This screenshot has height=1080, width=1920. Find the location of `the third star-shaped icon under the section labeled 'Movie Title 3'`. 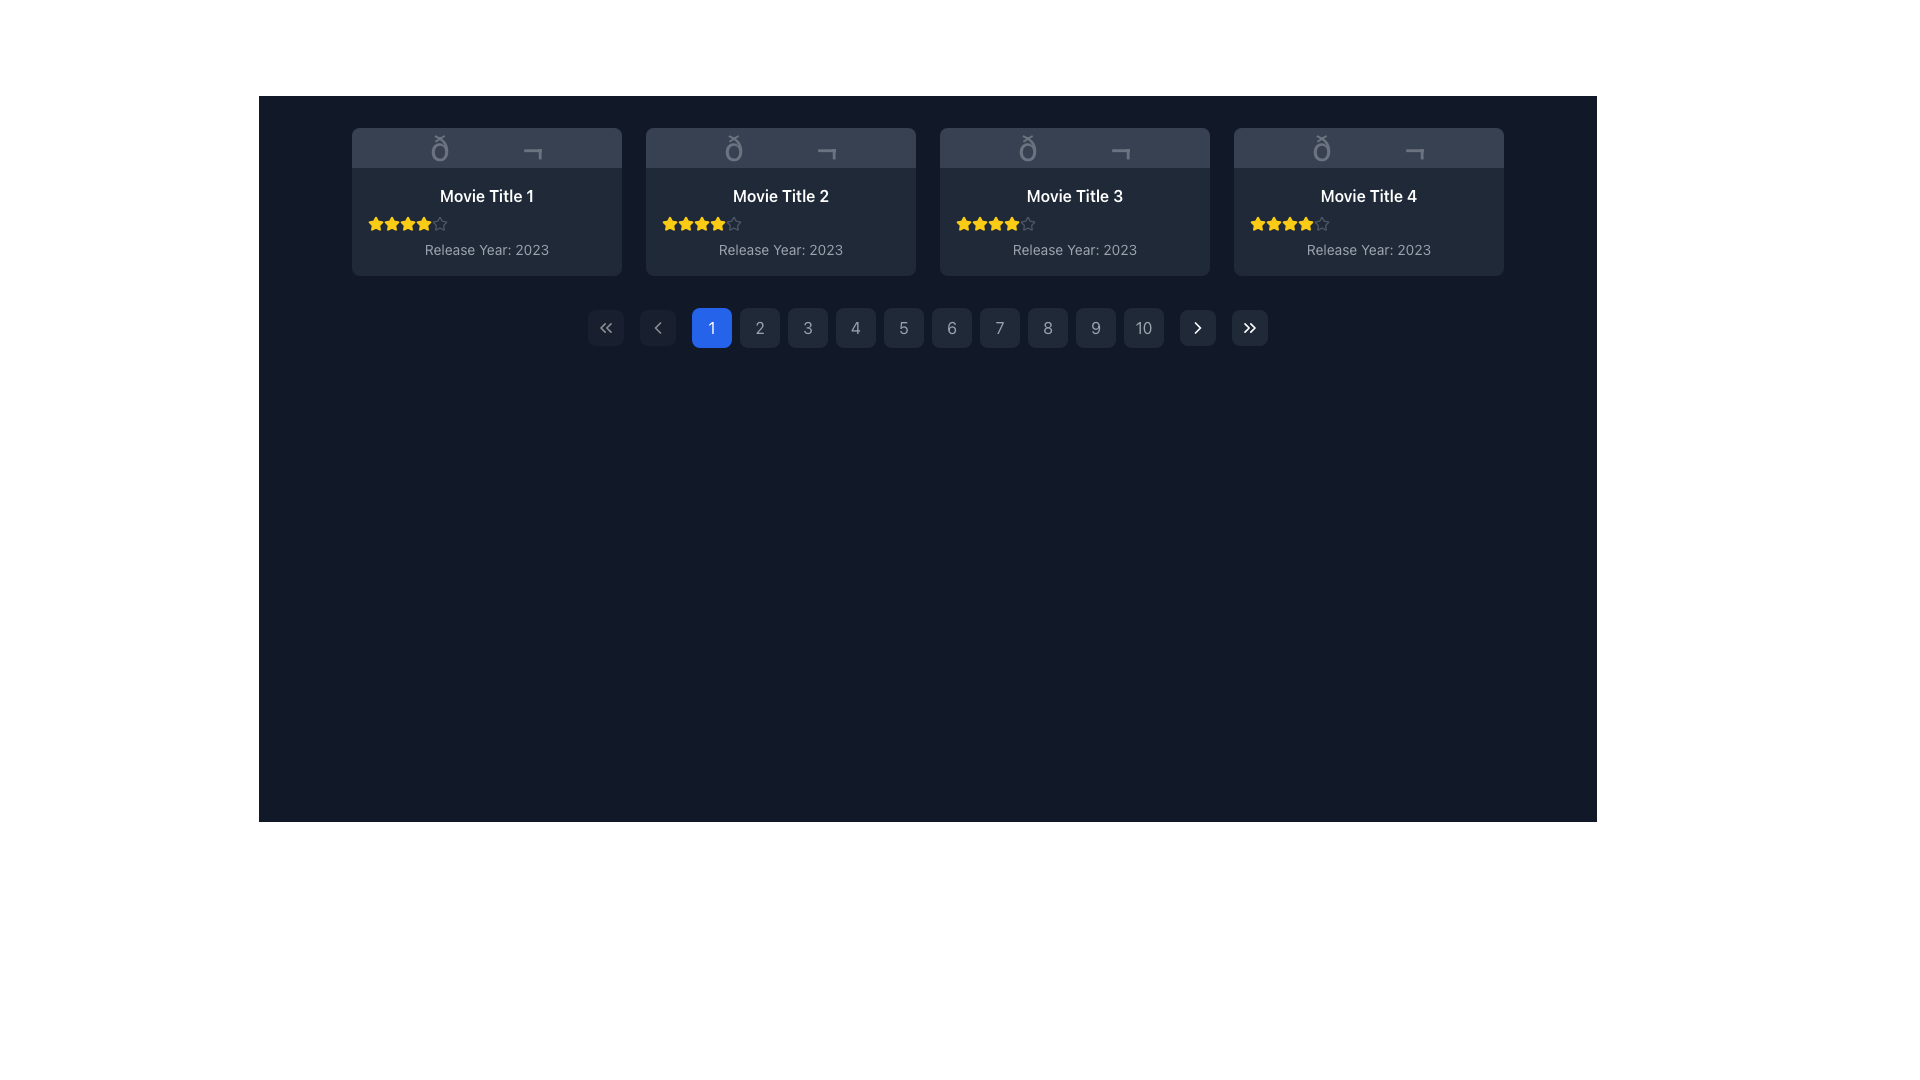

the third star-shaped icon under the section labeled 'Movie Title 3' is located at coordinates (964, 223).